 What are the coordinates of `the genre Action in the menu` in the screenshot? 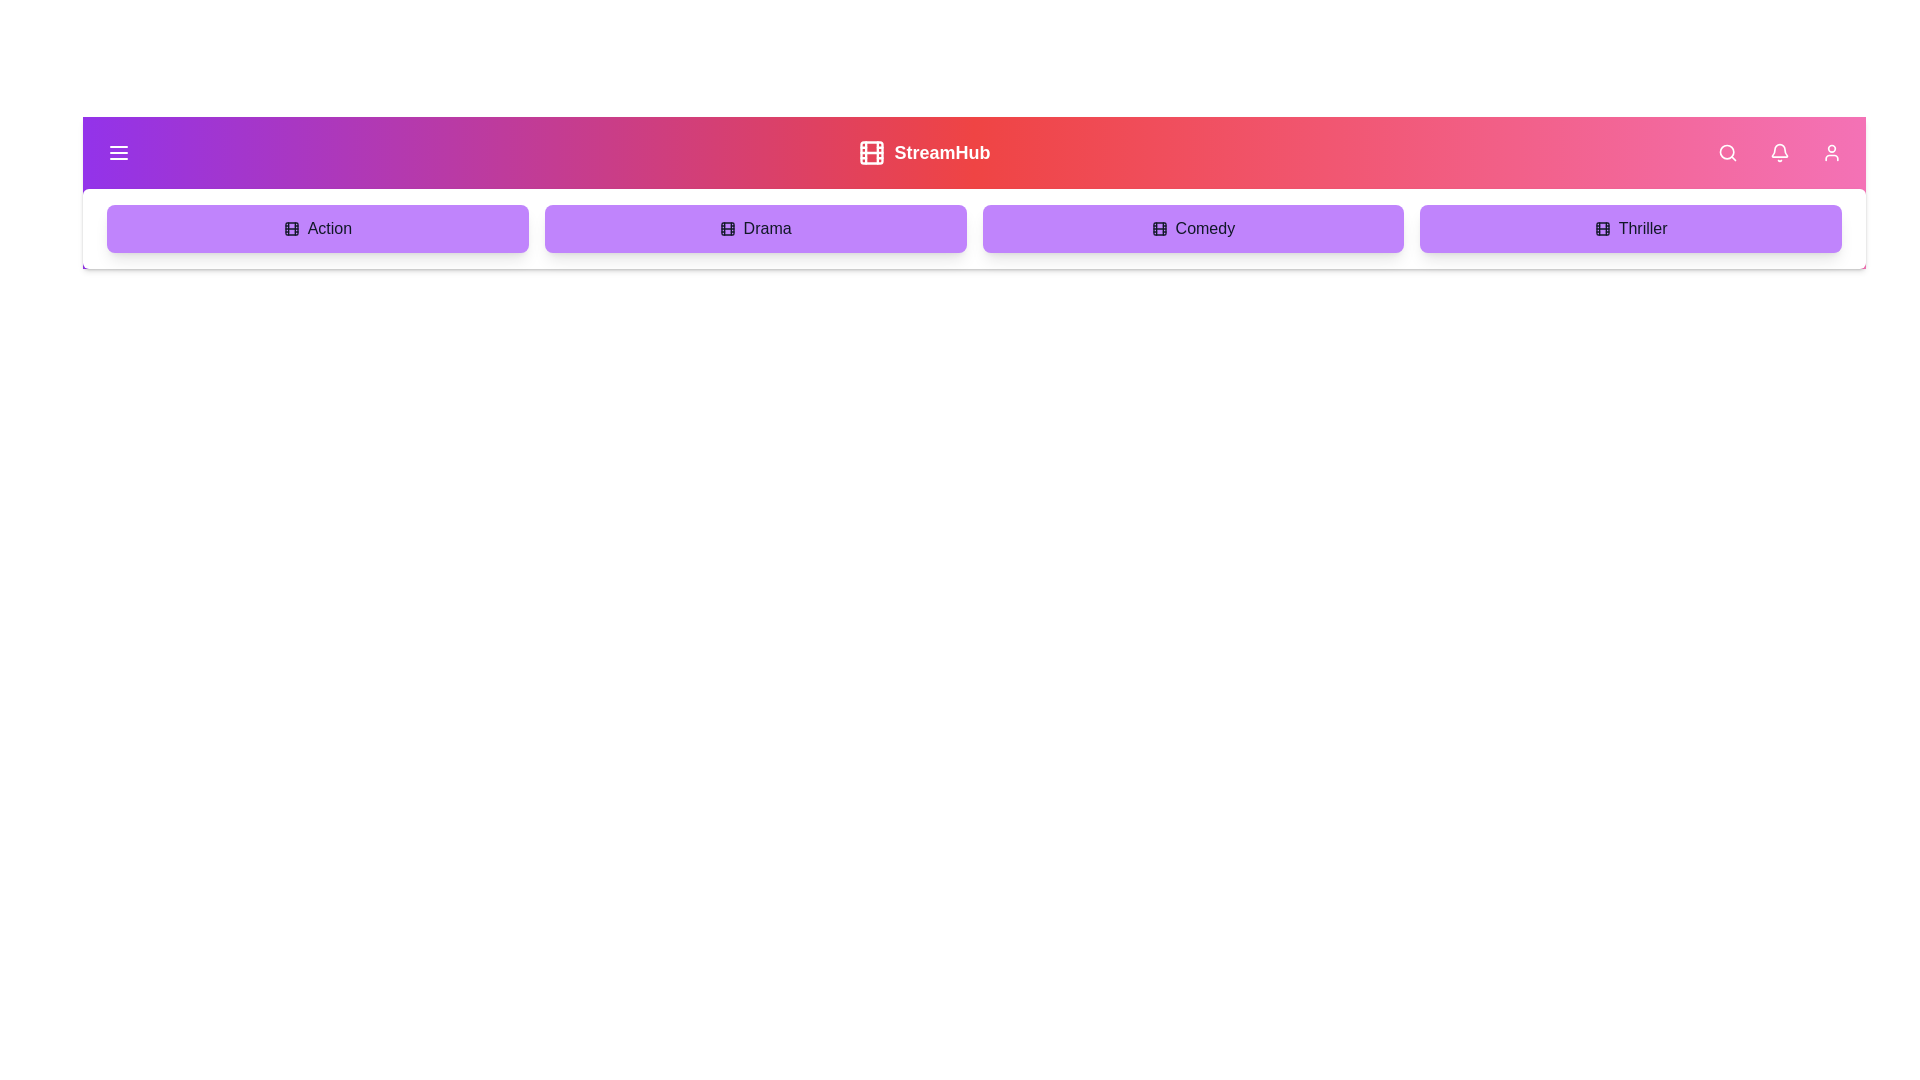 It's located at (316, 227).